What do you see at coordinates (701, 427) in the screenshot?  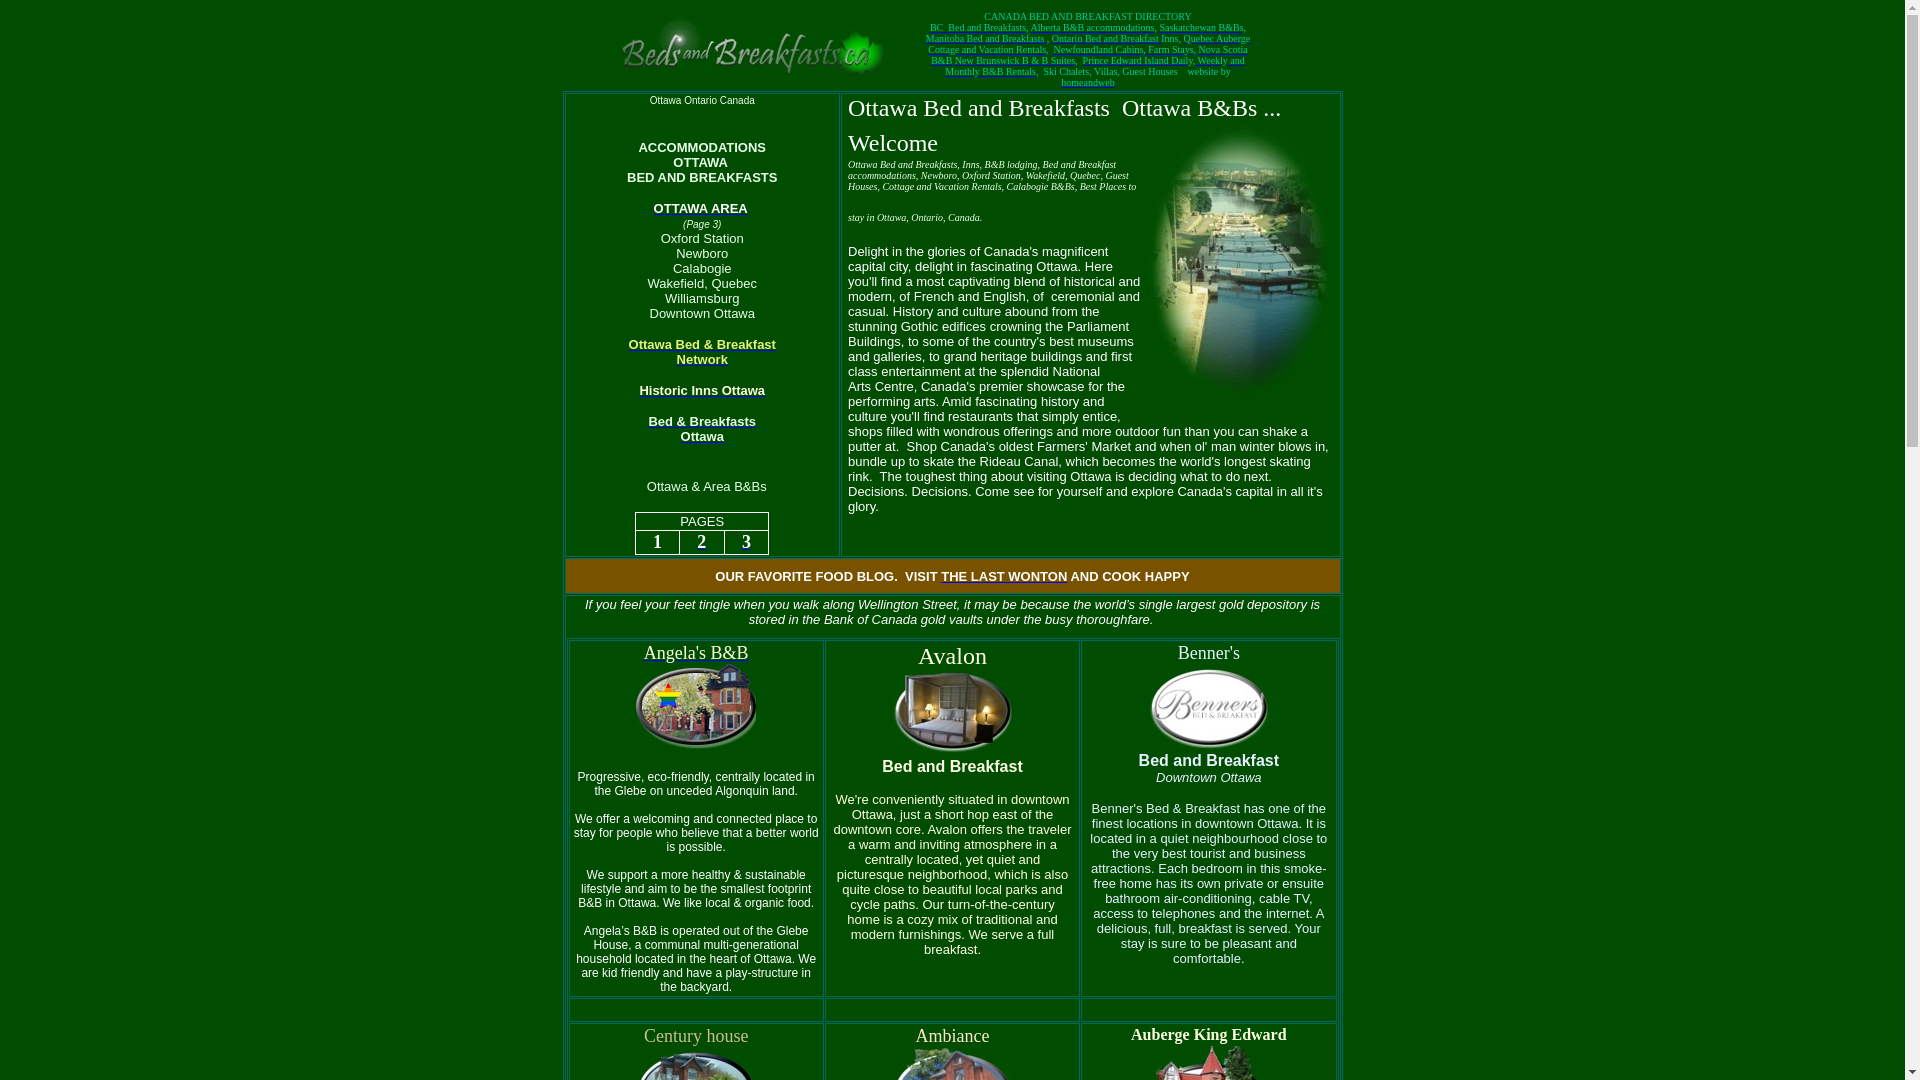 I see `'Bed & Breakfasts` at bounding box center [701, 427].